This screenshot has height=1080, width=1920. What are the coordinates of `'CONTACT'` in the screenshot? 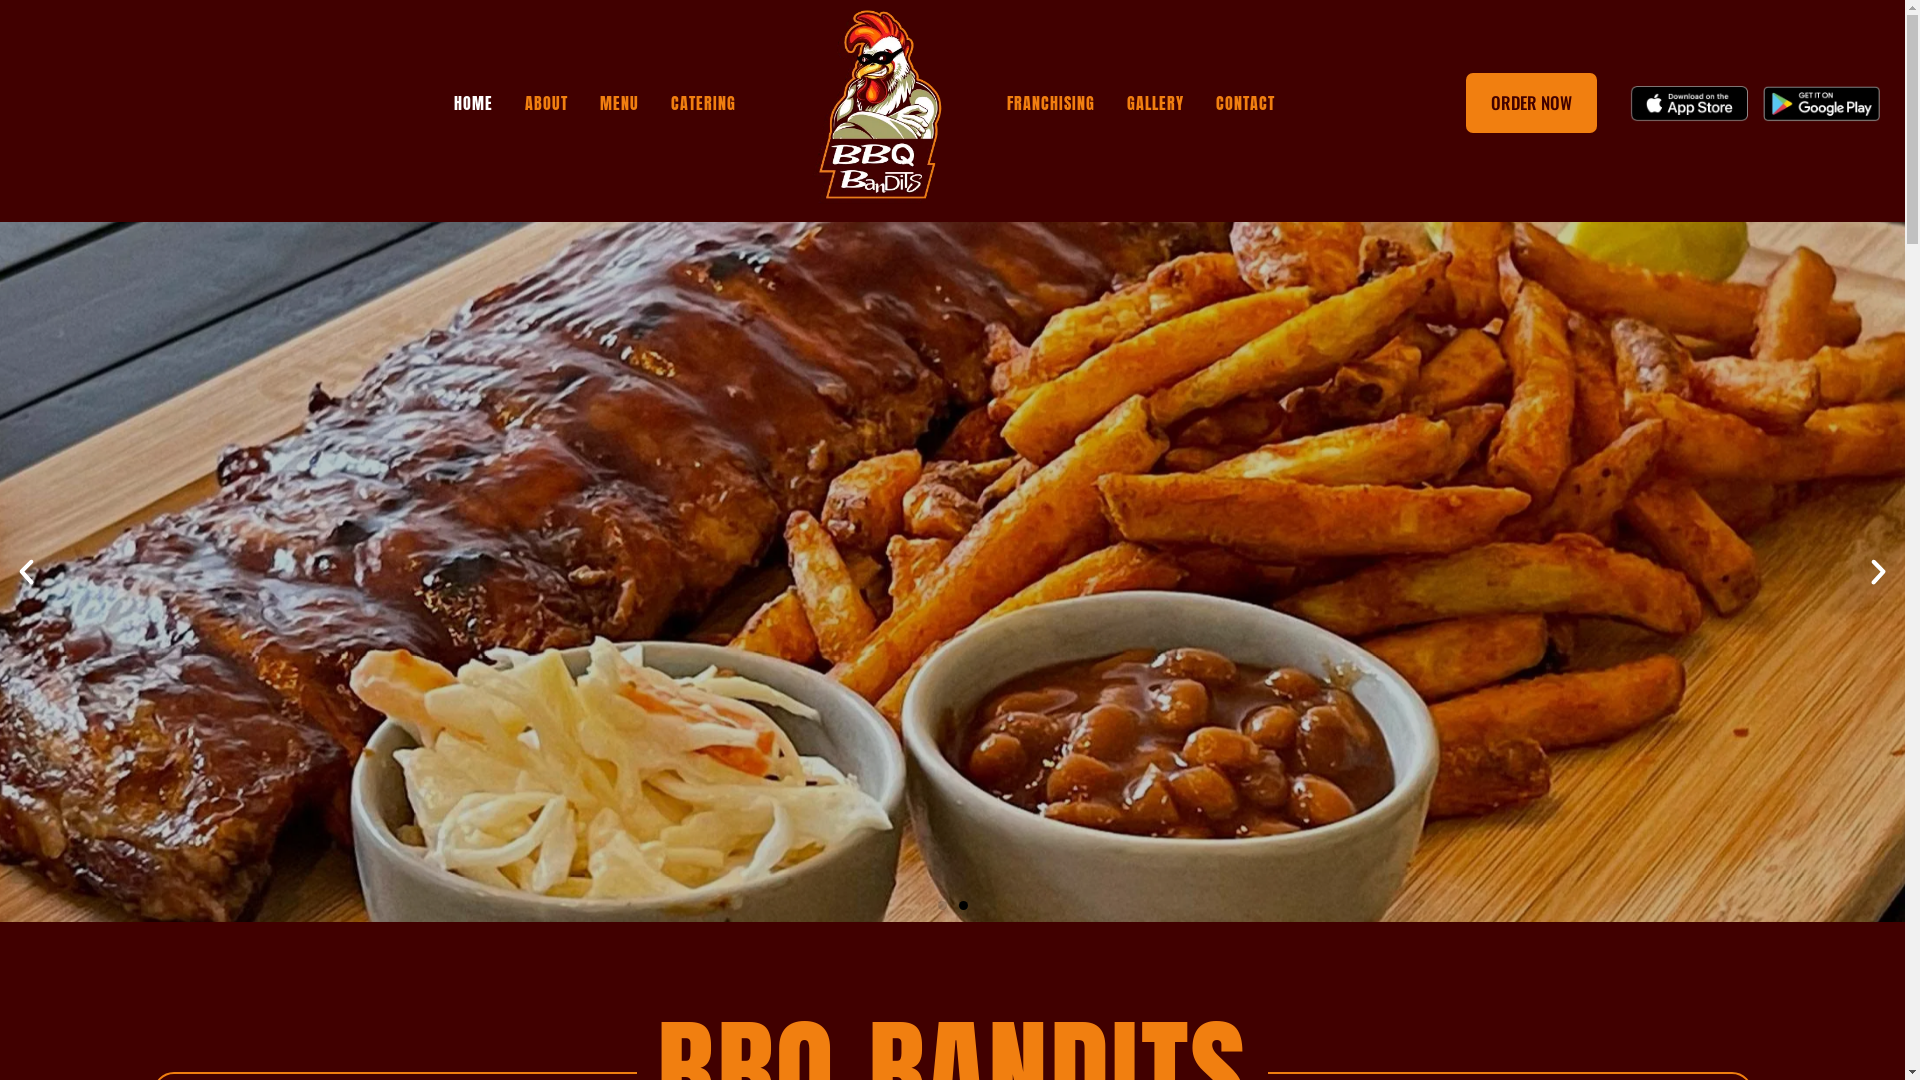 It's located at (1200, 103).